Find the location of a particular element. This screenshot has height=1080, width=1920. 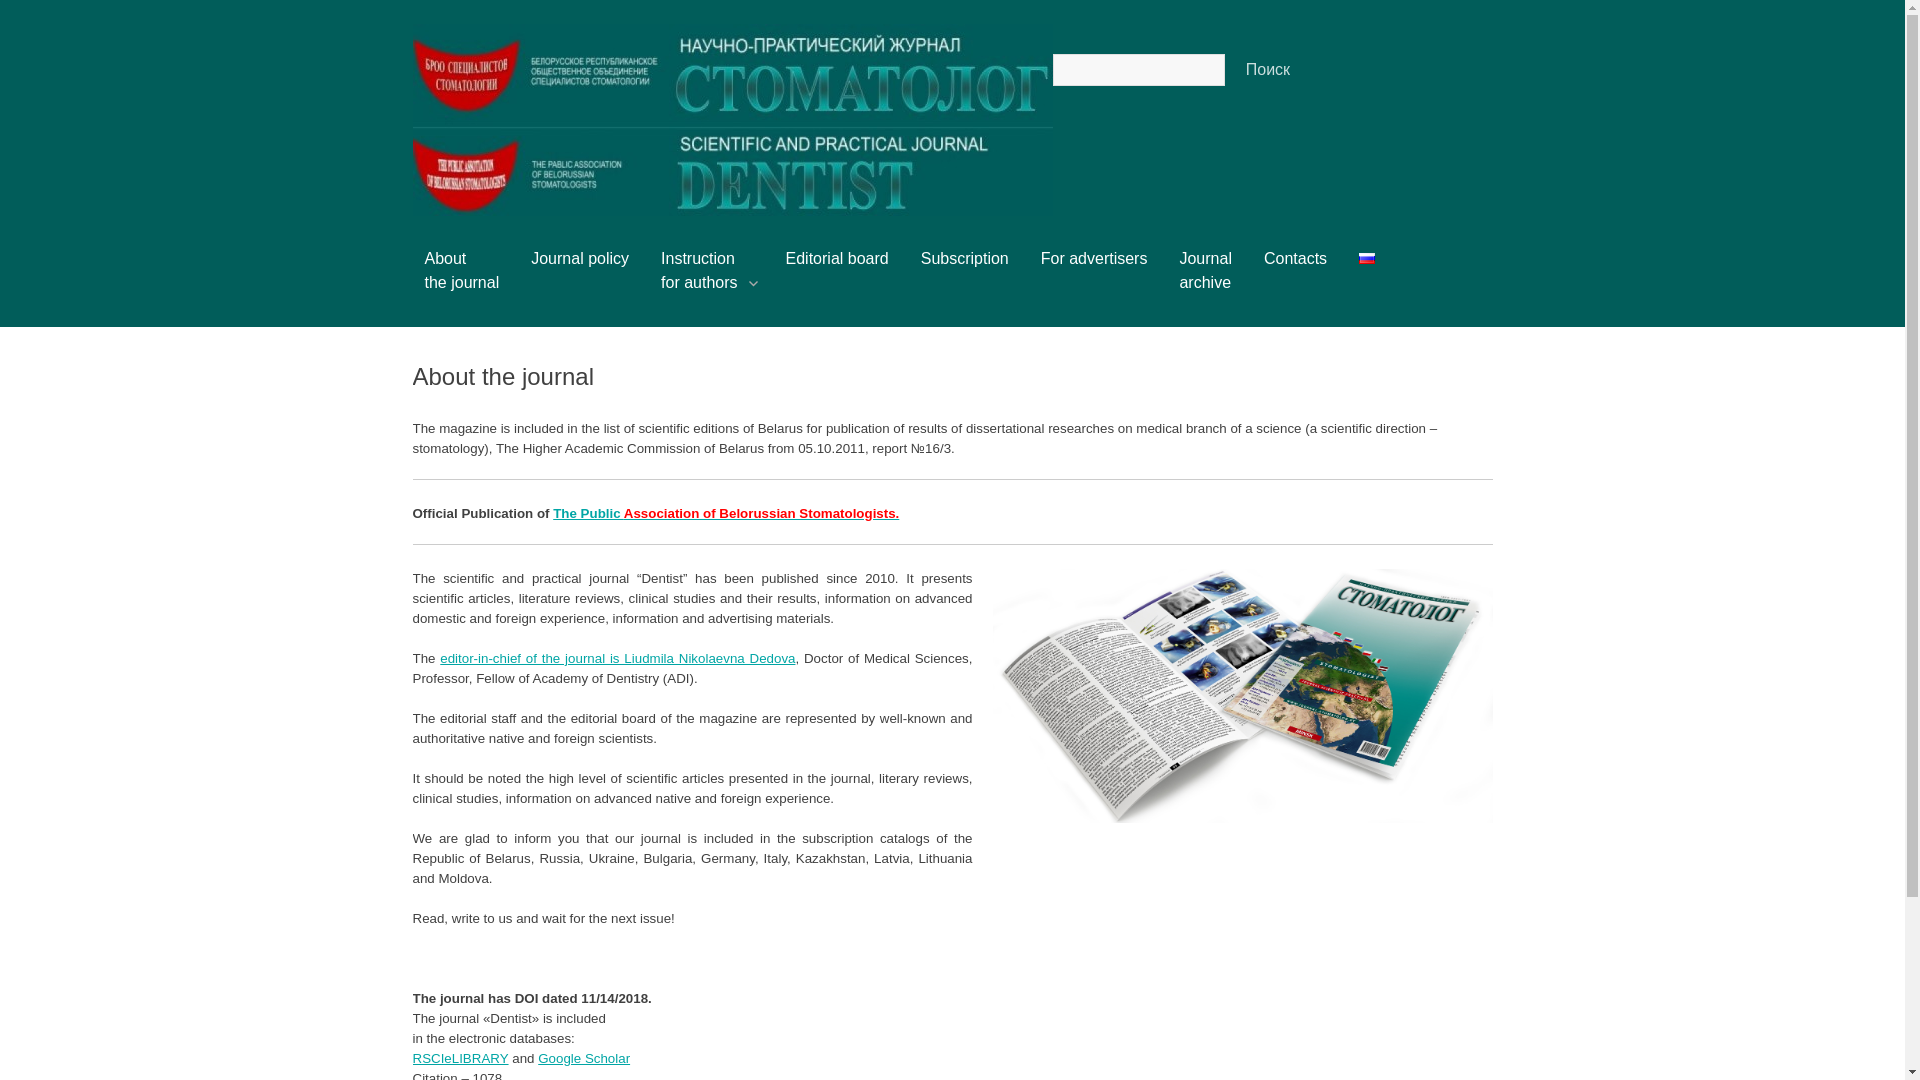

'The Public Association of Belorussian Stomatologists.' is located at coordinates (724, 512).